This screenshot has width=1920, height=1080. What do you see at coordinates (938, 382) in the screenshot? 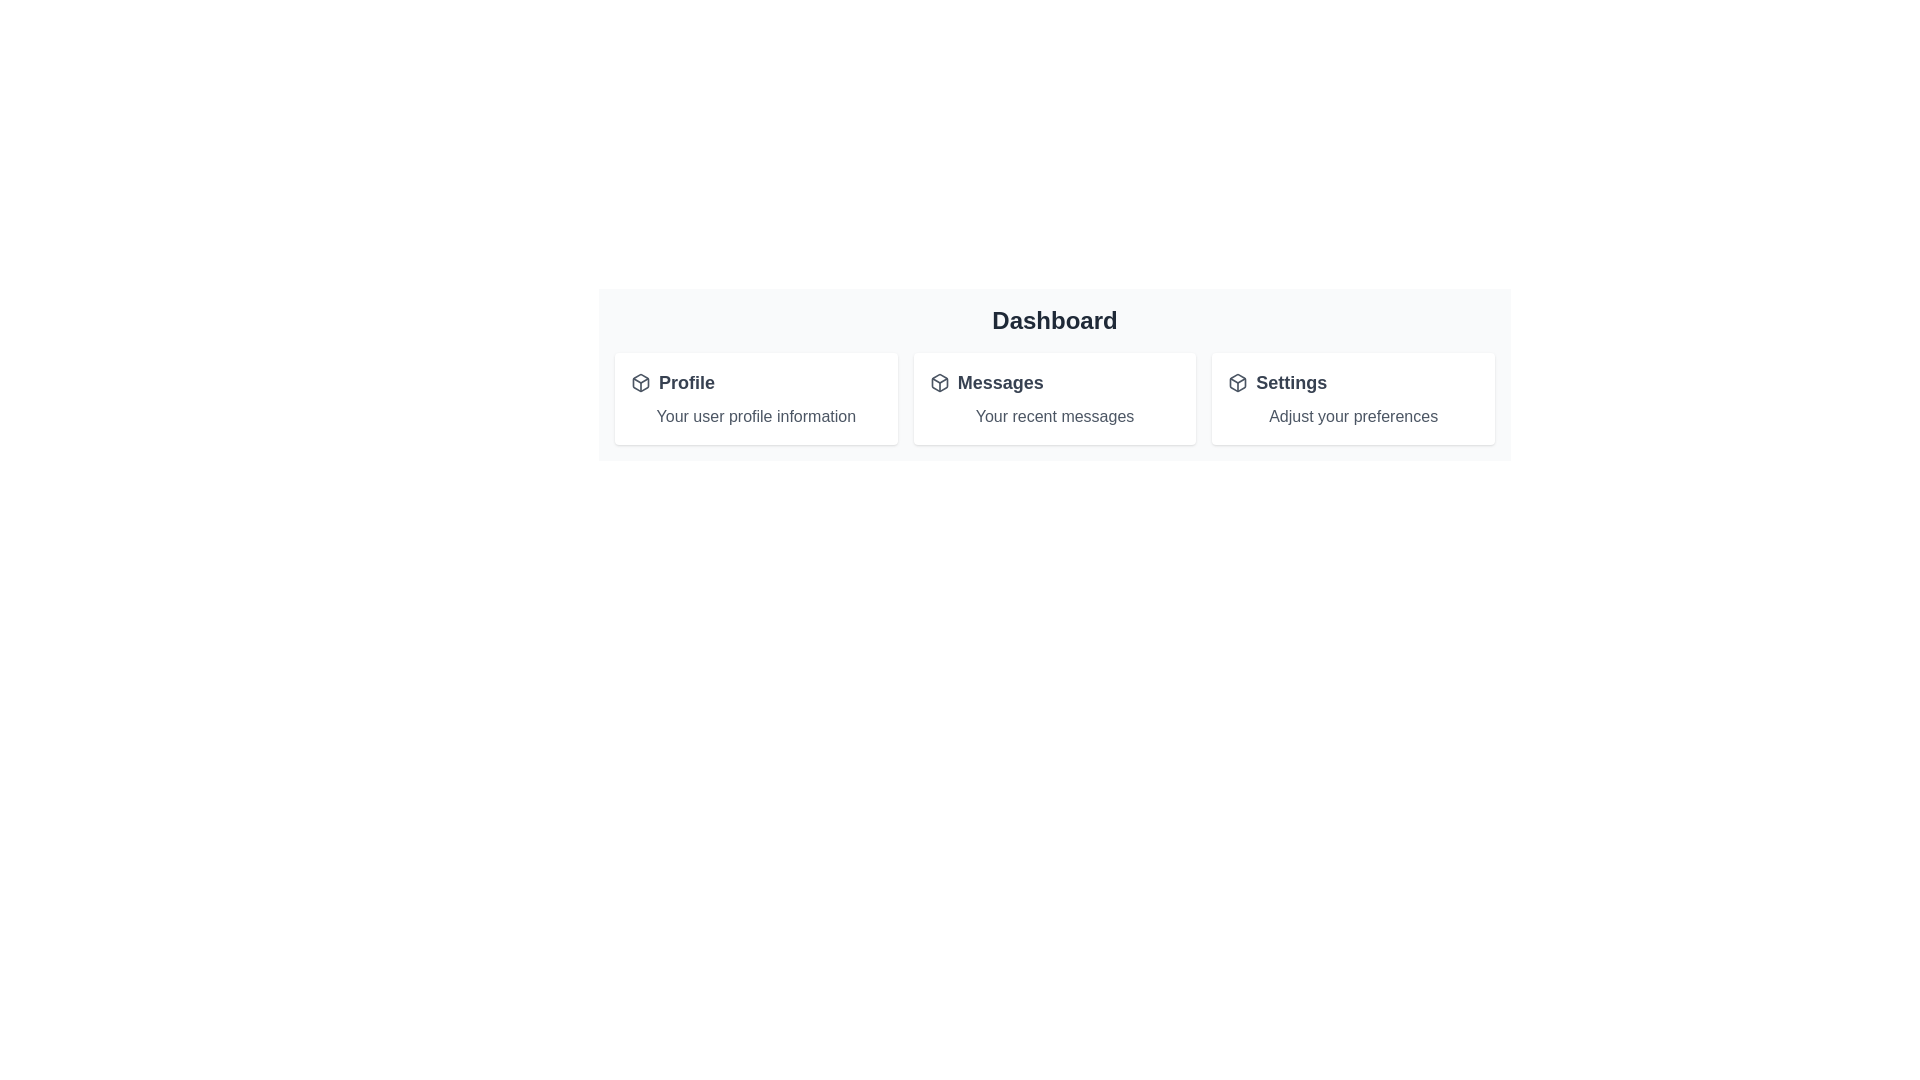
I see `the Icon (Box Representation) located in the 'Messages' card, positioned centrally between the 'Profile' and 'Settings' cards` at bounding box center [938, 382].